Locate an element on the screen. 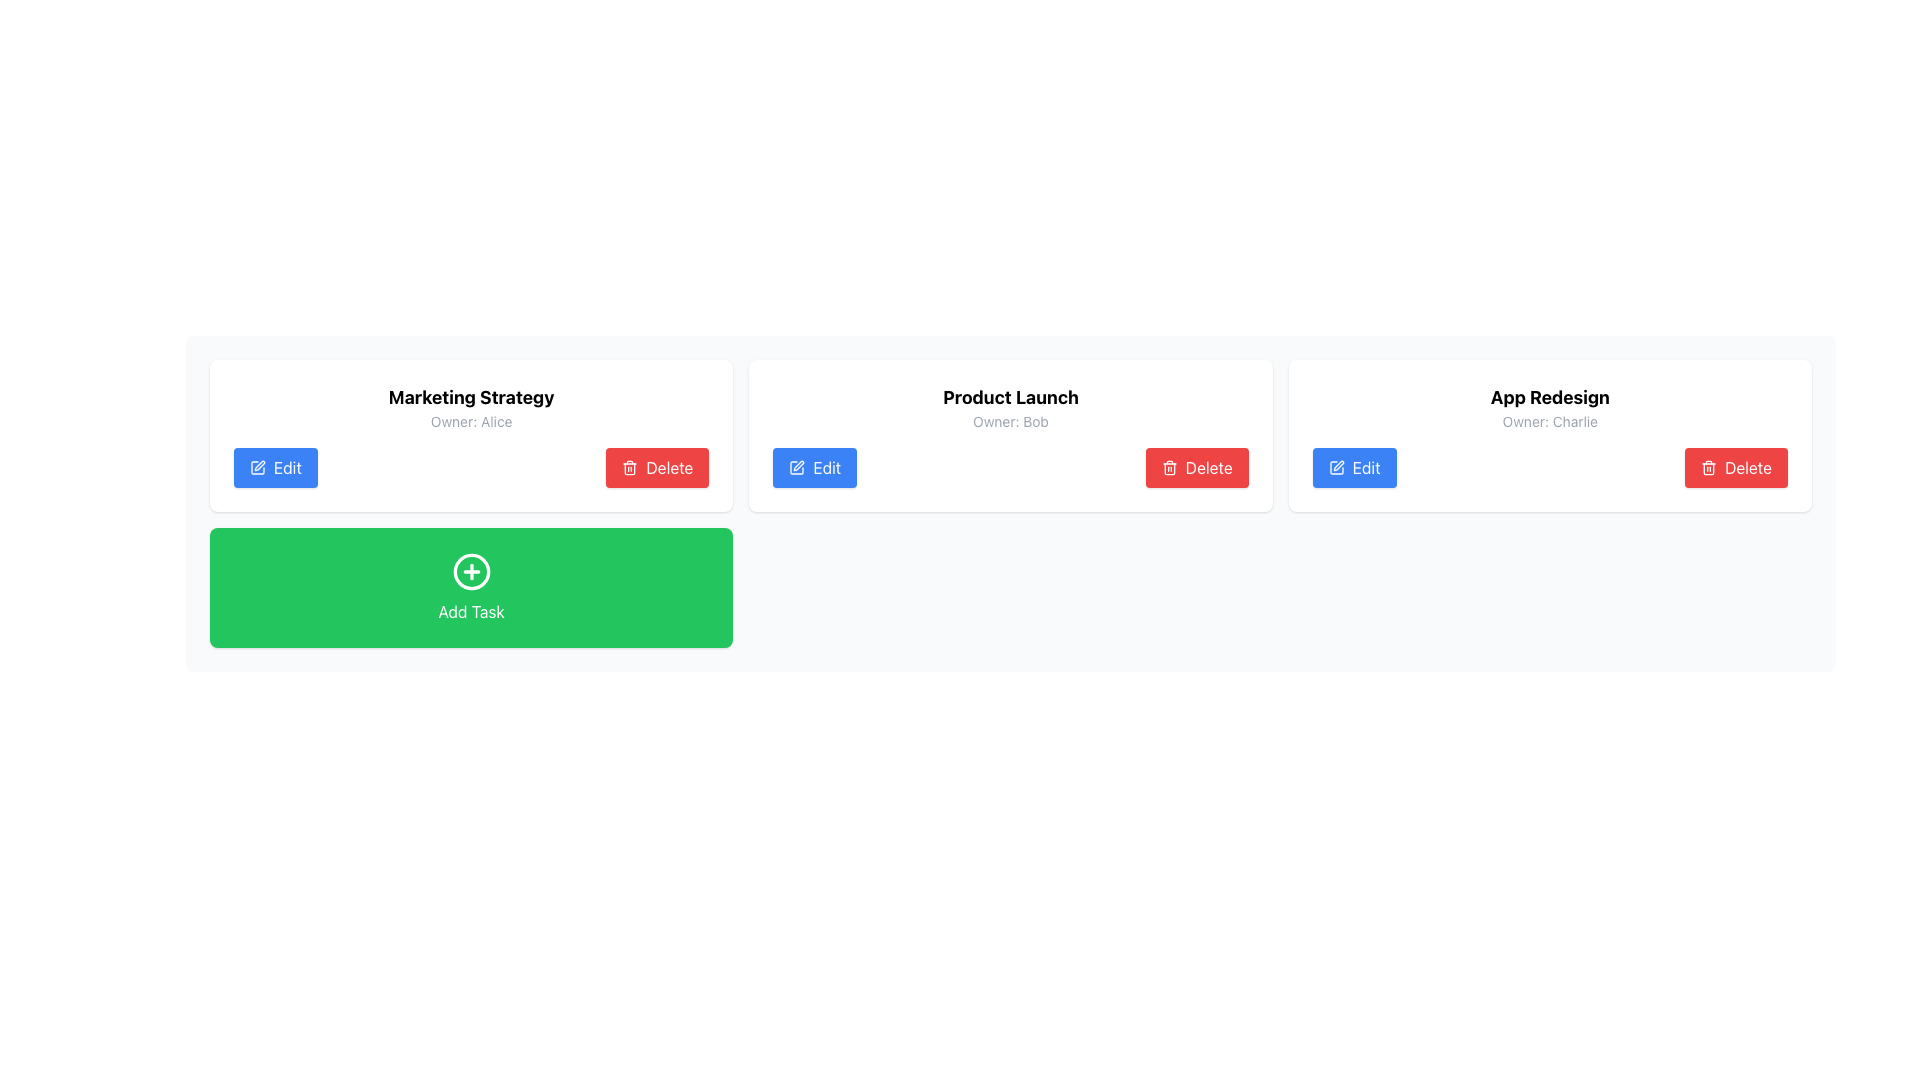  the red 'Delete' button with white text that has a trash icon, located under 'Marketing Strategy' is located at coordinates (657, 467).